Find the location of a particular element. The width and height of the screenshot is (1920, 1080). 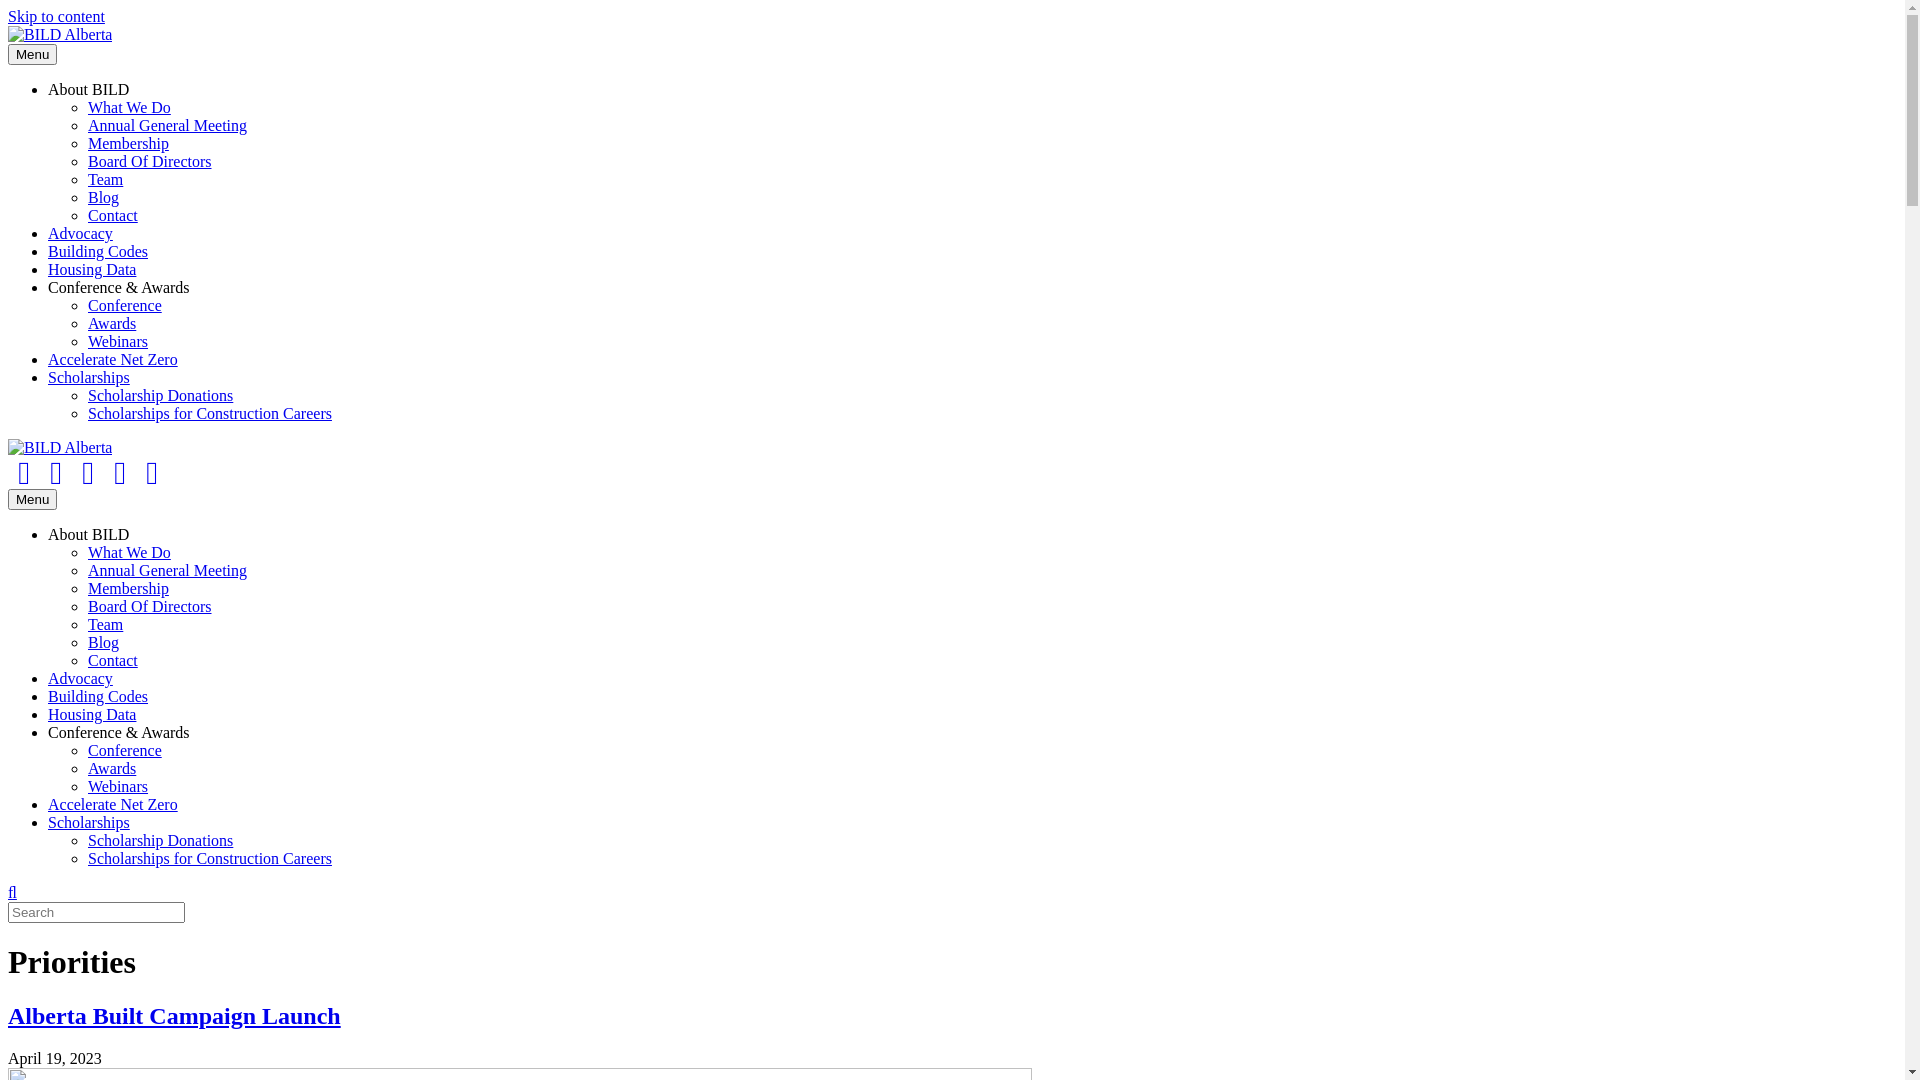

'About BILD' is located at coordinates (48, 88).